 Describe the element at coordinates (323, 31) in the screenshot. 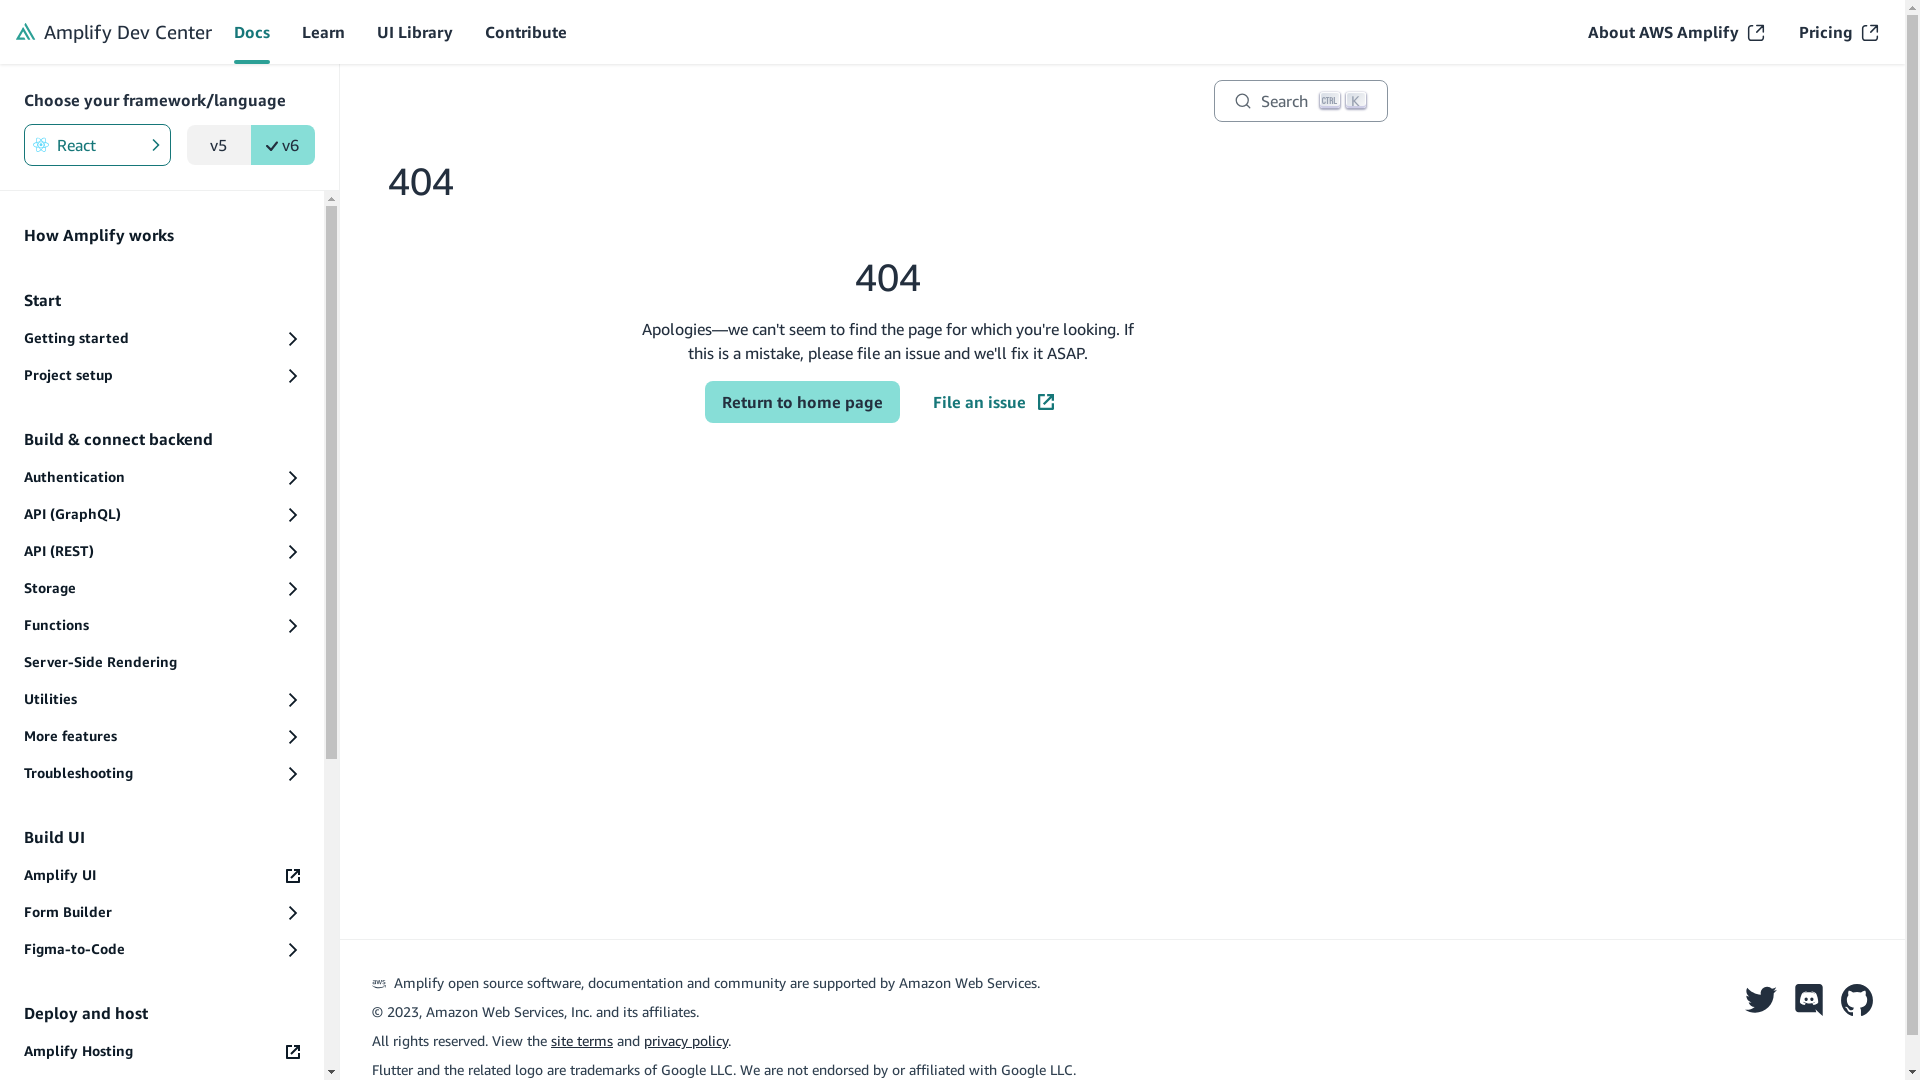

I see `'Learn'` at that location.